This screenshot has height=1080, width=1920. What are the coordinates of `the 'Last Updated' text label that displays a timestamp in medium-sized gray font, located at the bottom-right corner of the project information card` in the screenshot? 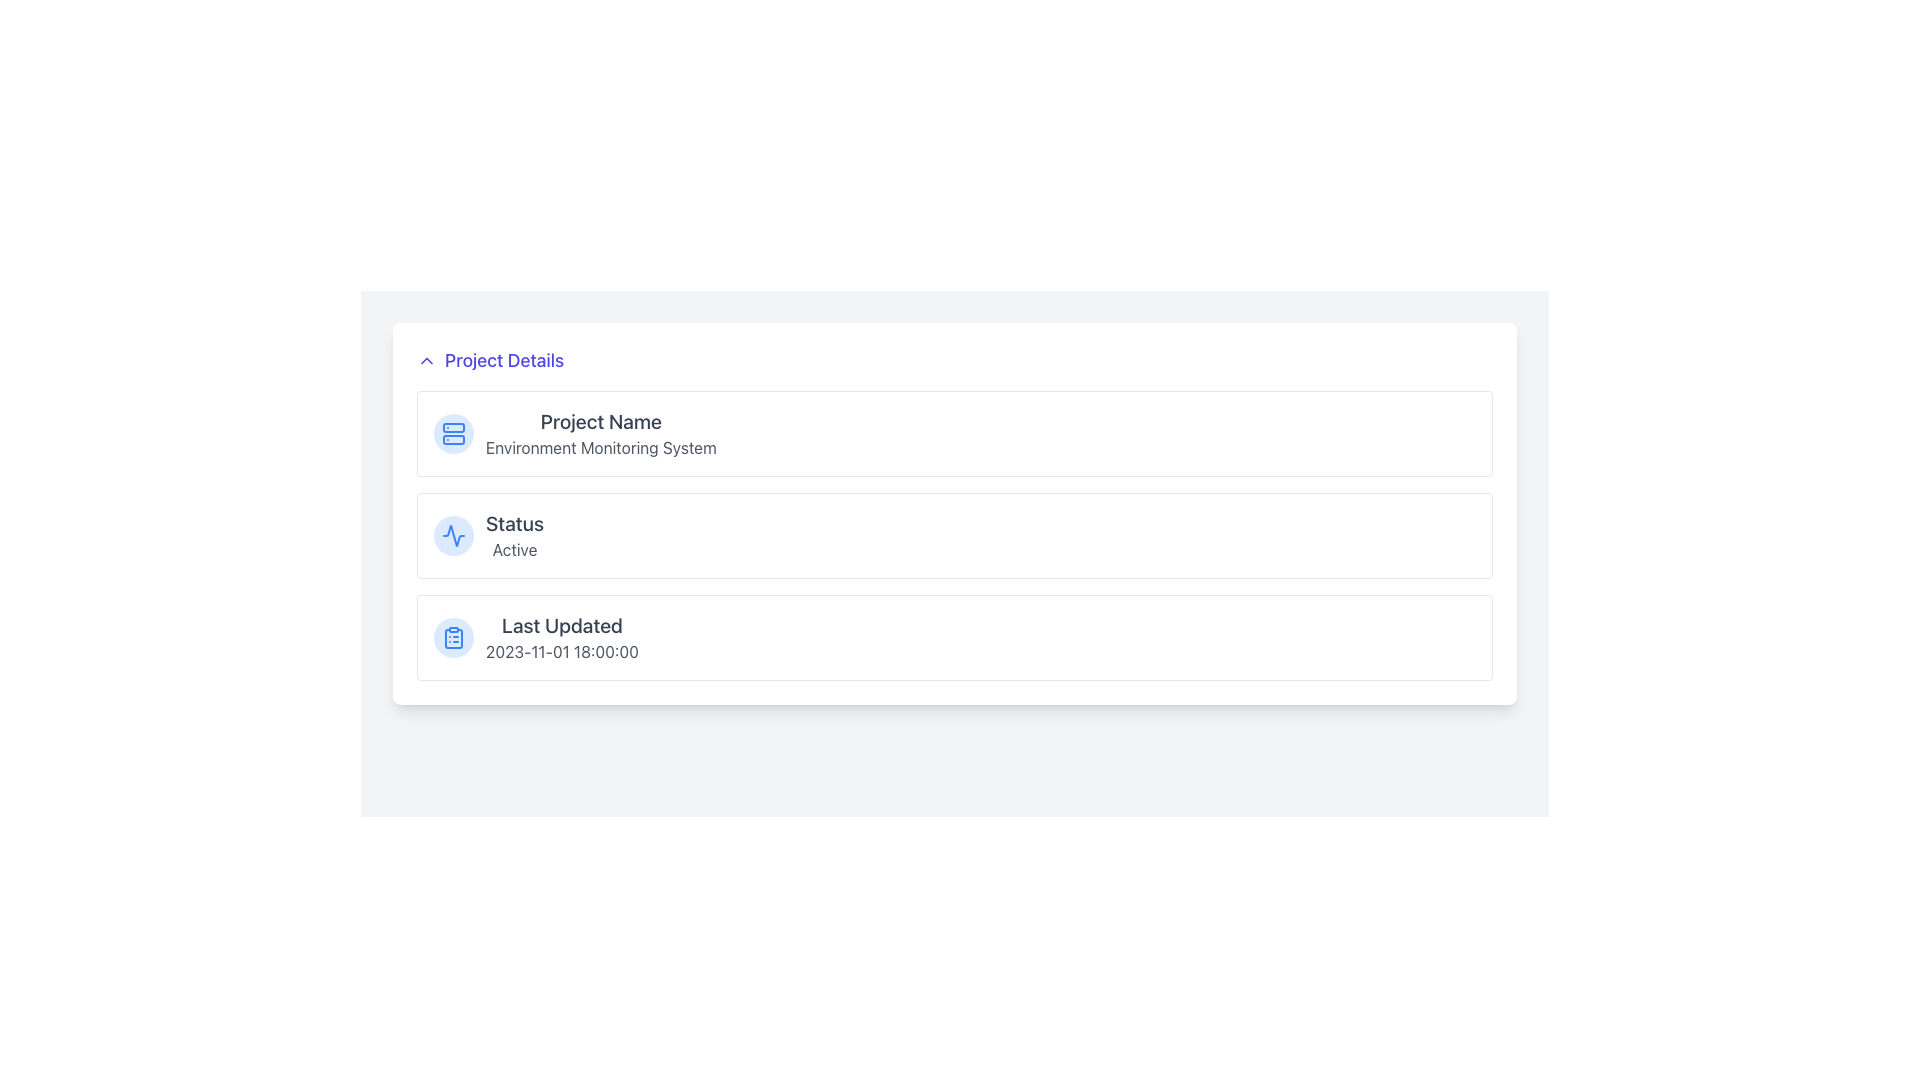 It's located at (561, 637).